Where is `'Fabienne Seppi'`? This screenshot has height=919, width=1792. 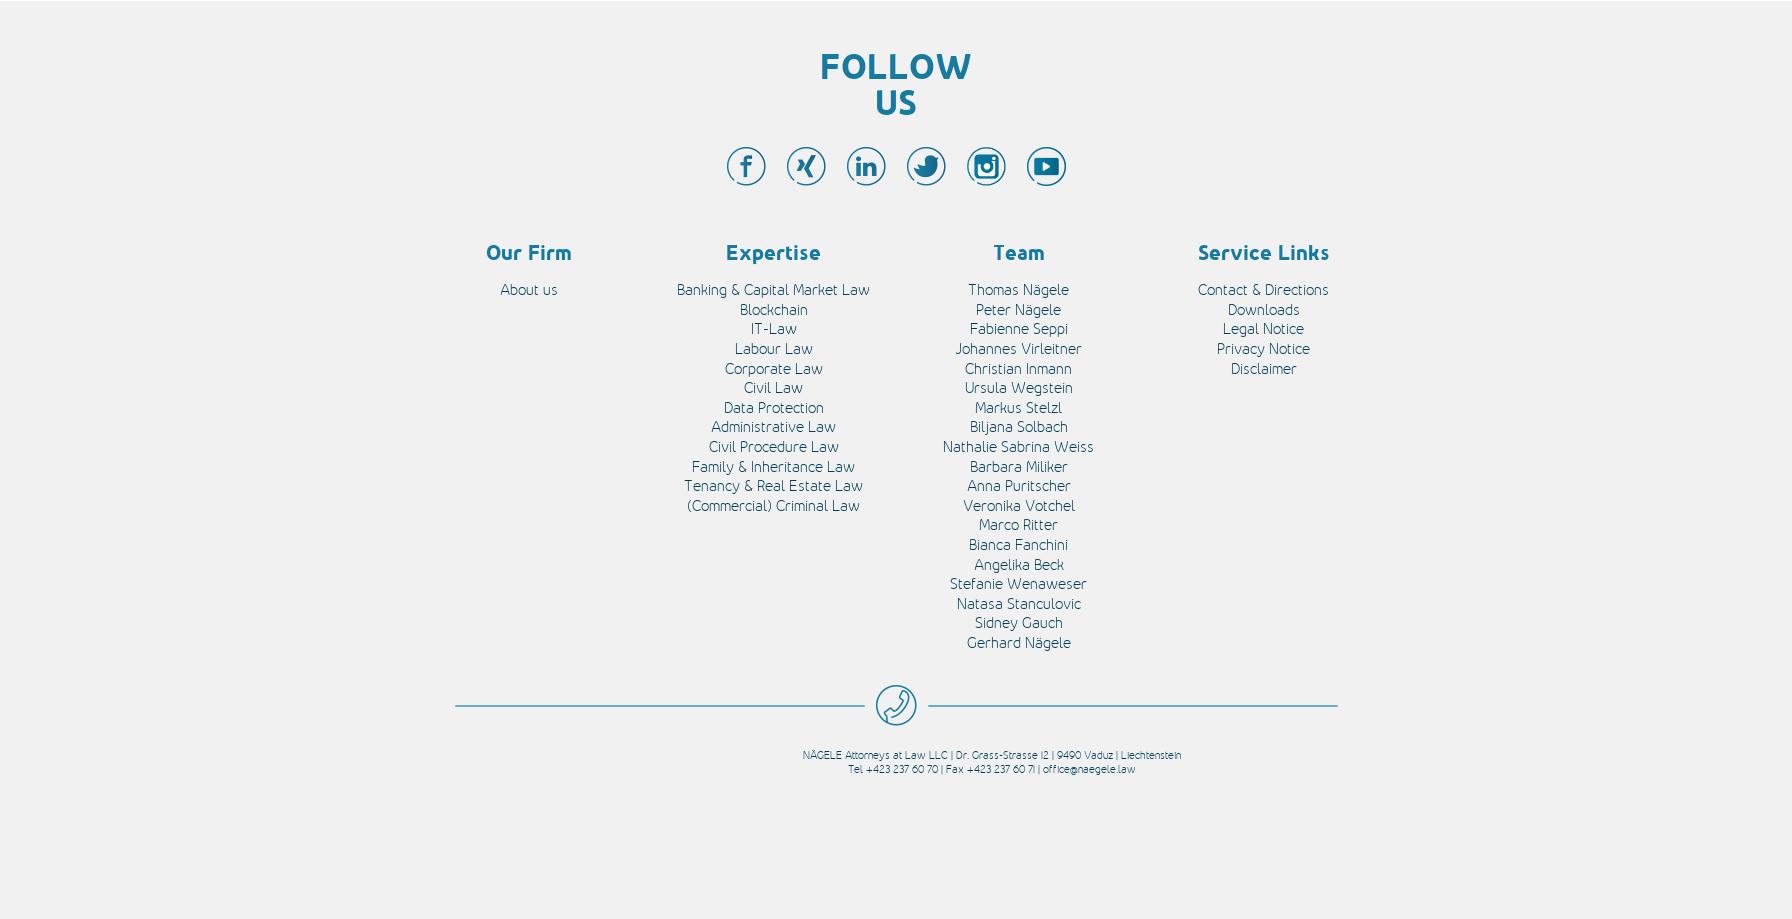
'Fabienne Seppi' is located at coordinates (1017, 327).